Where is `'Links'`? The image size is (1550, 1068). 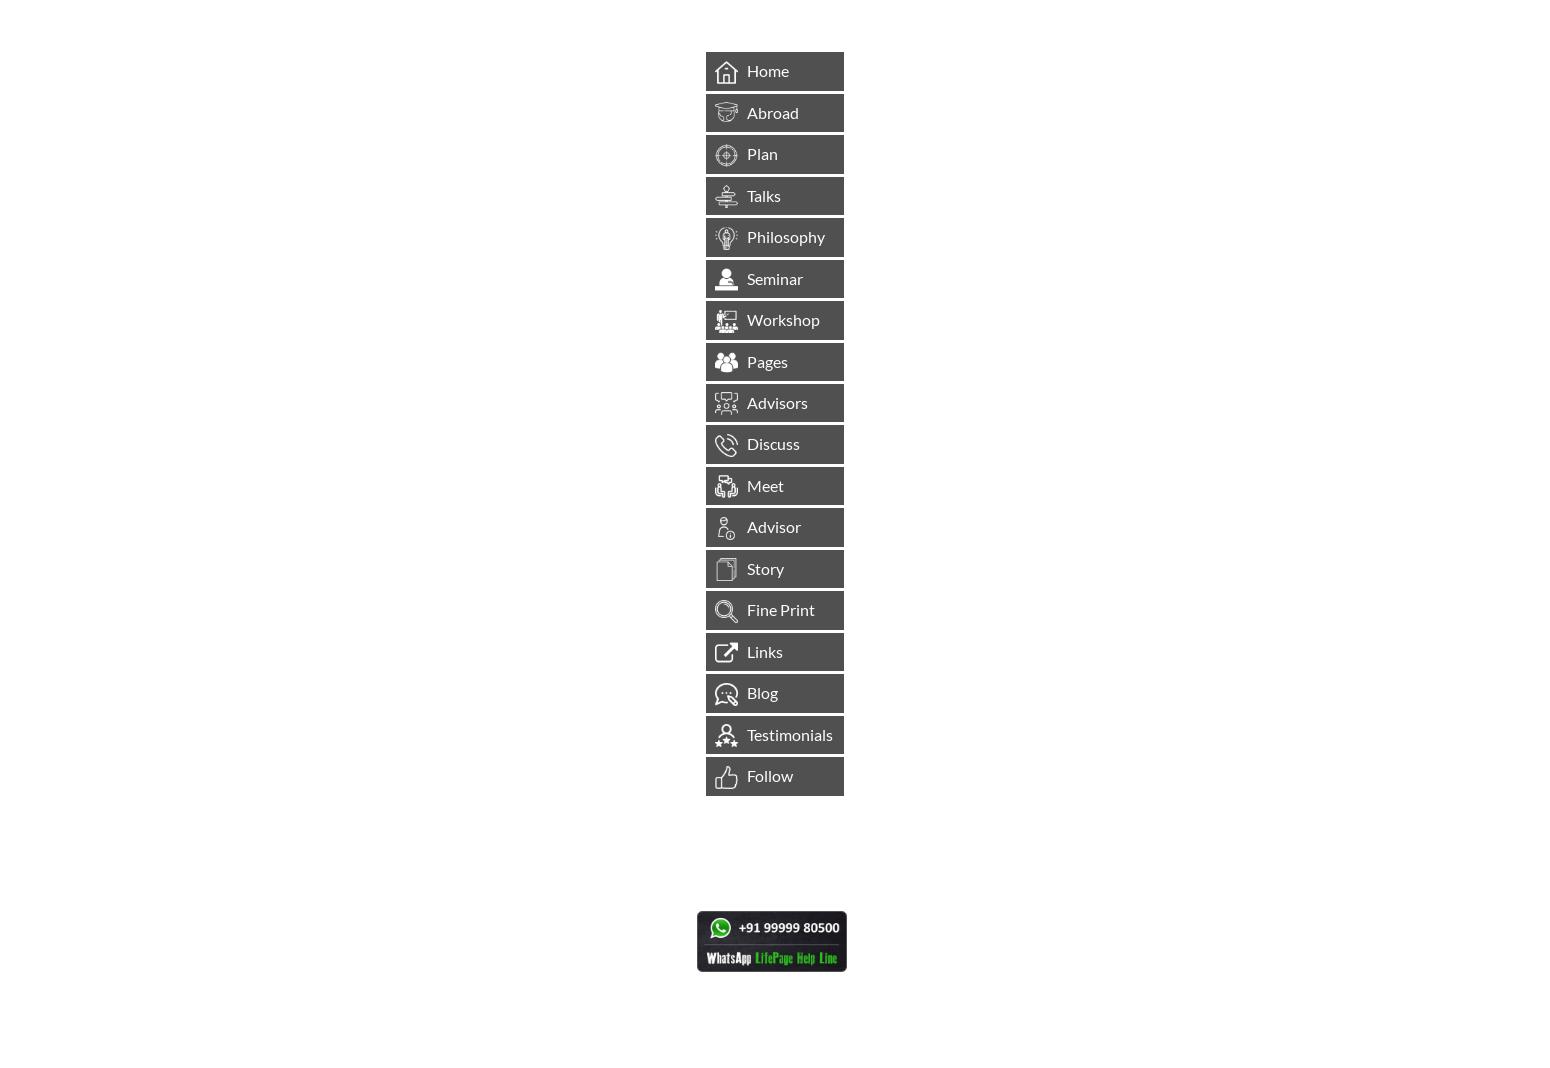 'Links' is located at coordinates (741, 649).